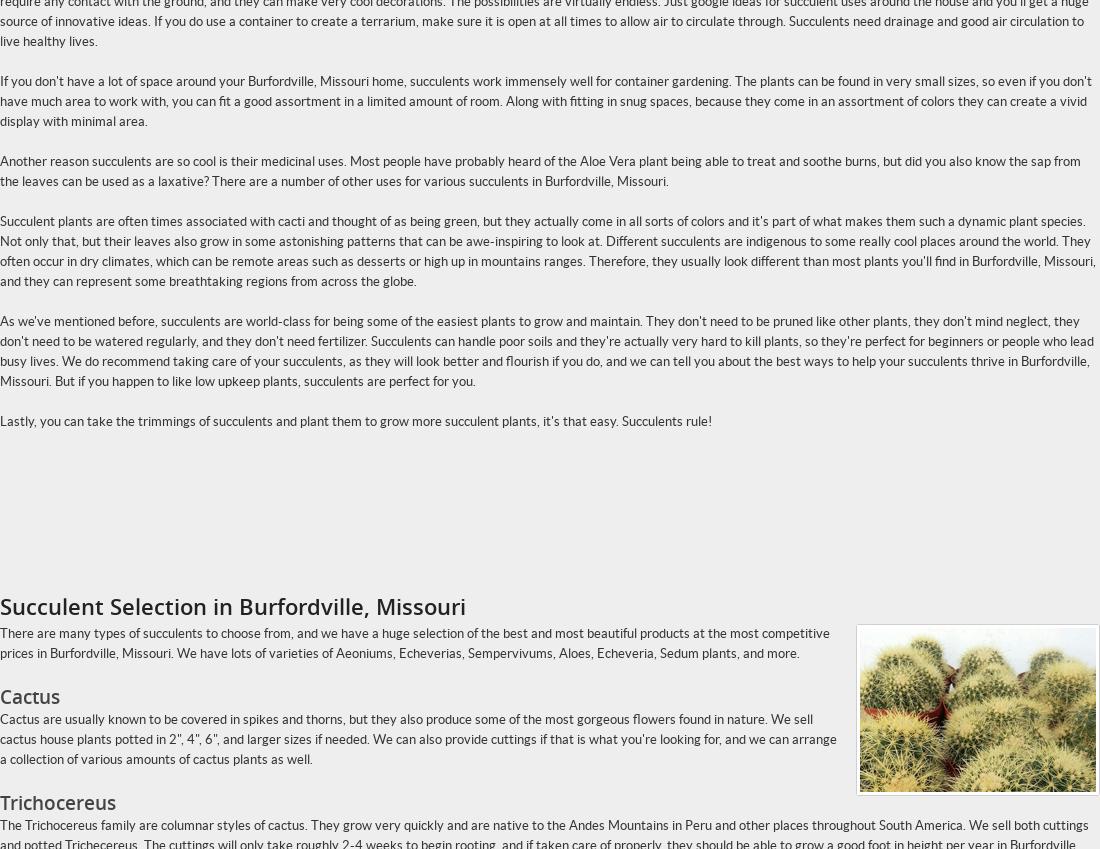  What do you see at coordinates (0, 351) in the screenshot?
I see `'As we've mentioned before, succulents are world-class for being some of the easiest plants to grow and maintain. They don't need to be pruned like other plants, they don't mind neglect, they don't need to be watered regularly, and they don't need fertilizer. Succulents can handle poor soils and they're actually very hard to kill plants, so they're perfect for beginners or people who lead busy lives. We do recommend taking care of your succulents, as they will look better and flourish if you do, and we can tell you about the best ways to help your succulents thrive in Burfordville, Missouri. But if you happen to like low upkeep plants, succulents are perfect for you.'` at bounding box center [0, 351].